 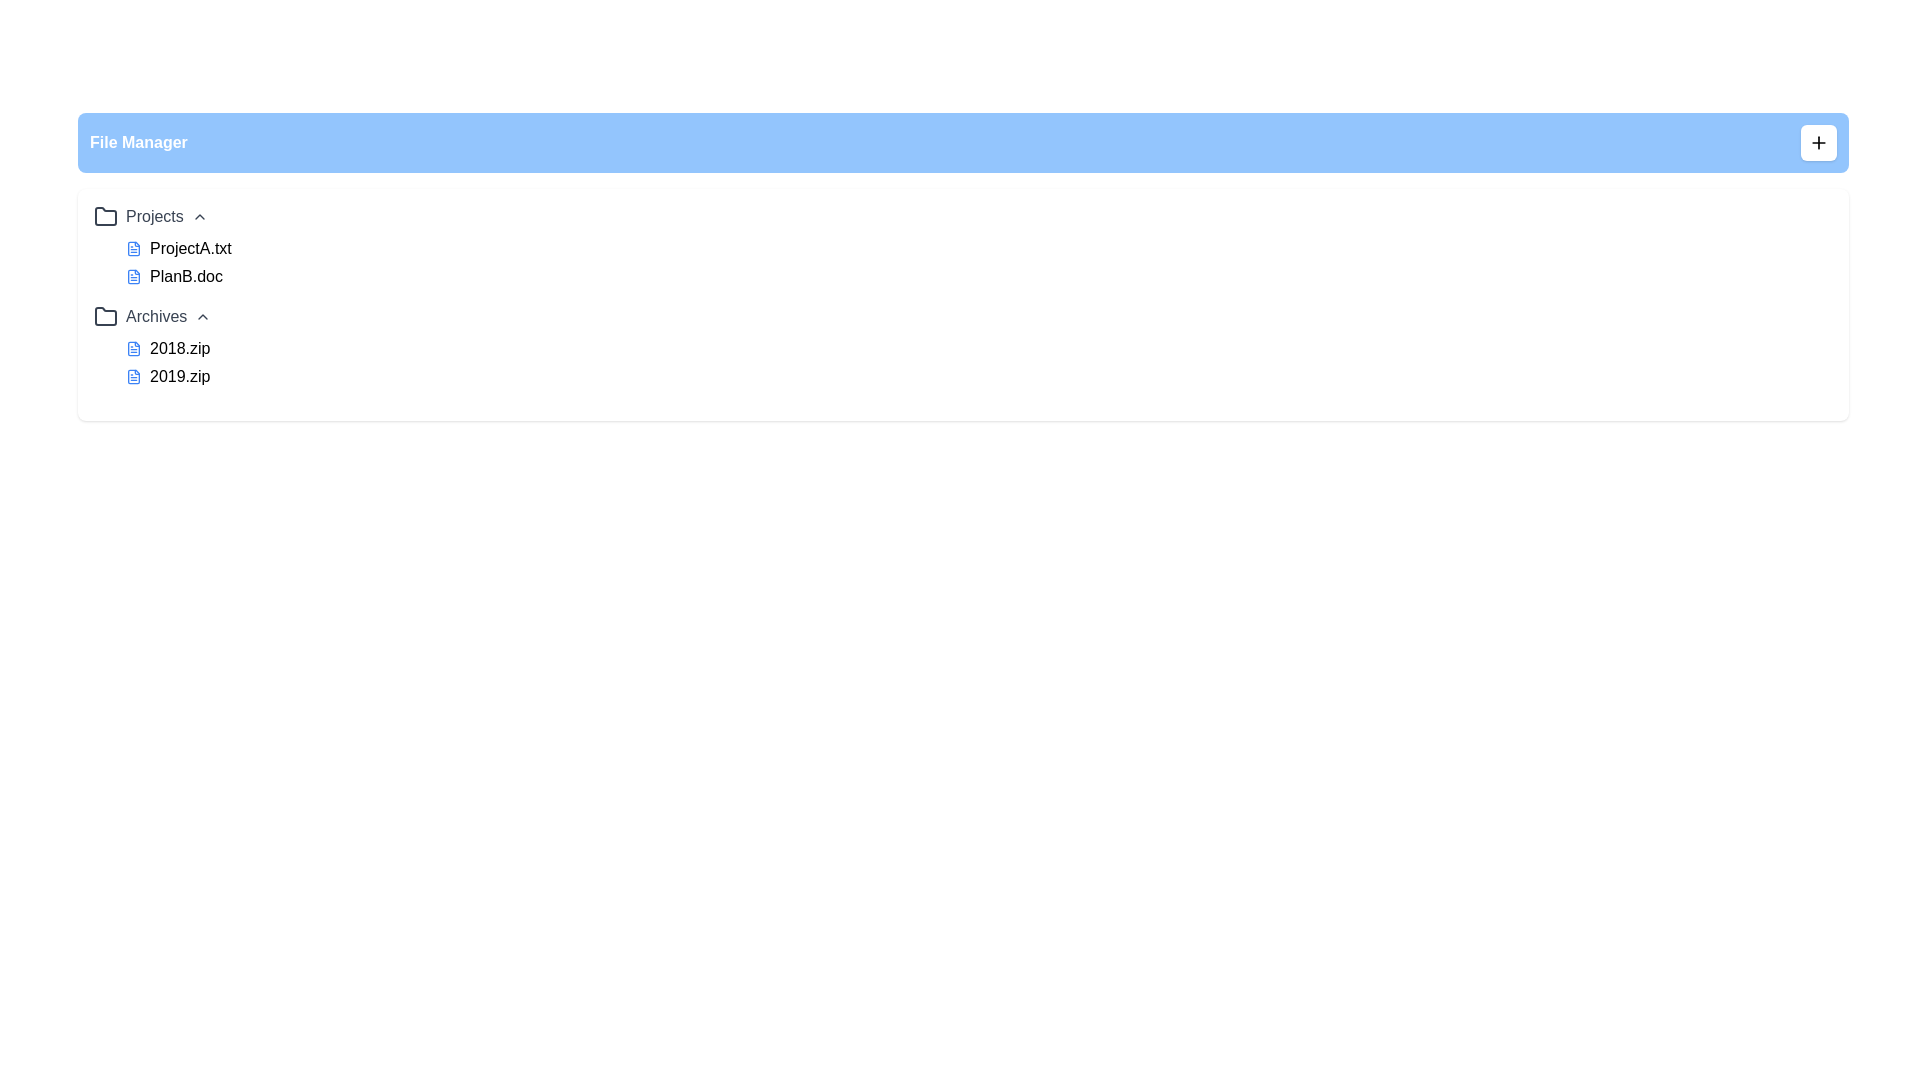 I want to click on the 'Projects' text label in the file manager, so click(x=153, y=216).